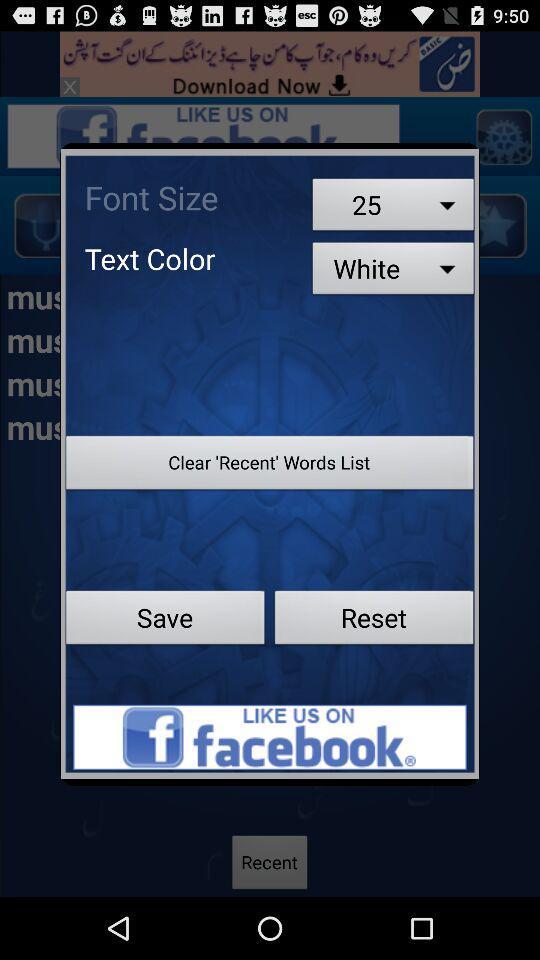 This screenshot has width=540, height=960. I want to click on click on facebook, so click(270, 736).